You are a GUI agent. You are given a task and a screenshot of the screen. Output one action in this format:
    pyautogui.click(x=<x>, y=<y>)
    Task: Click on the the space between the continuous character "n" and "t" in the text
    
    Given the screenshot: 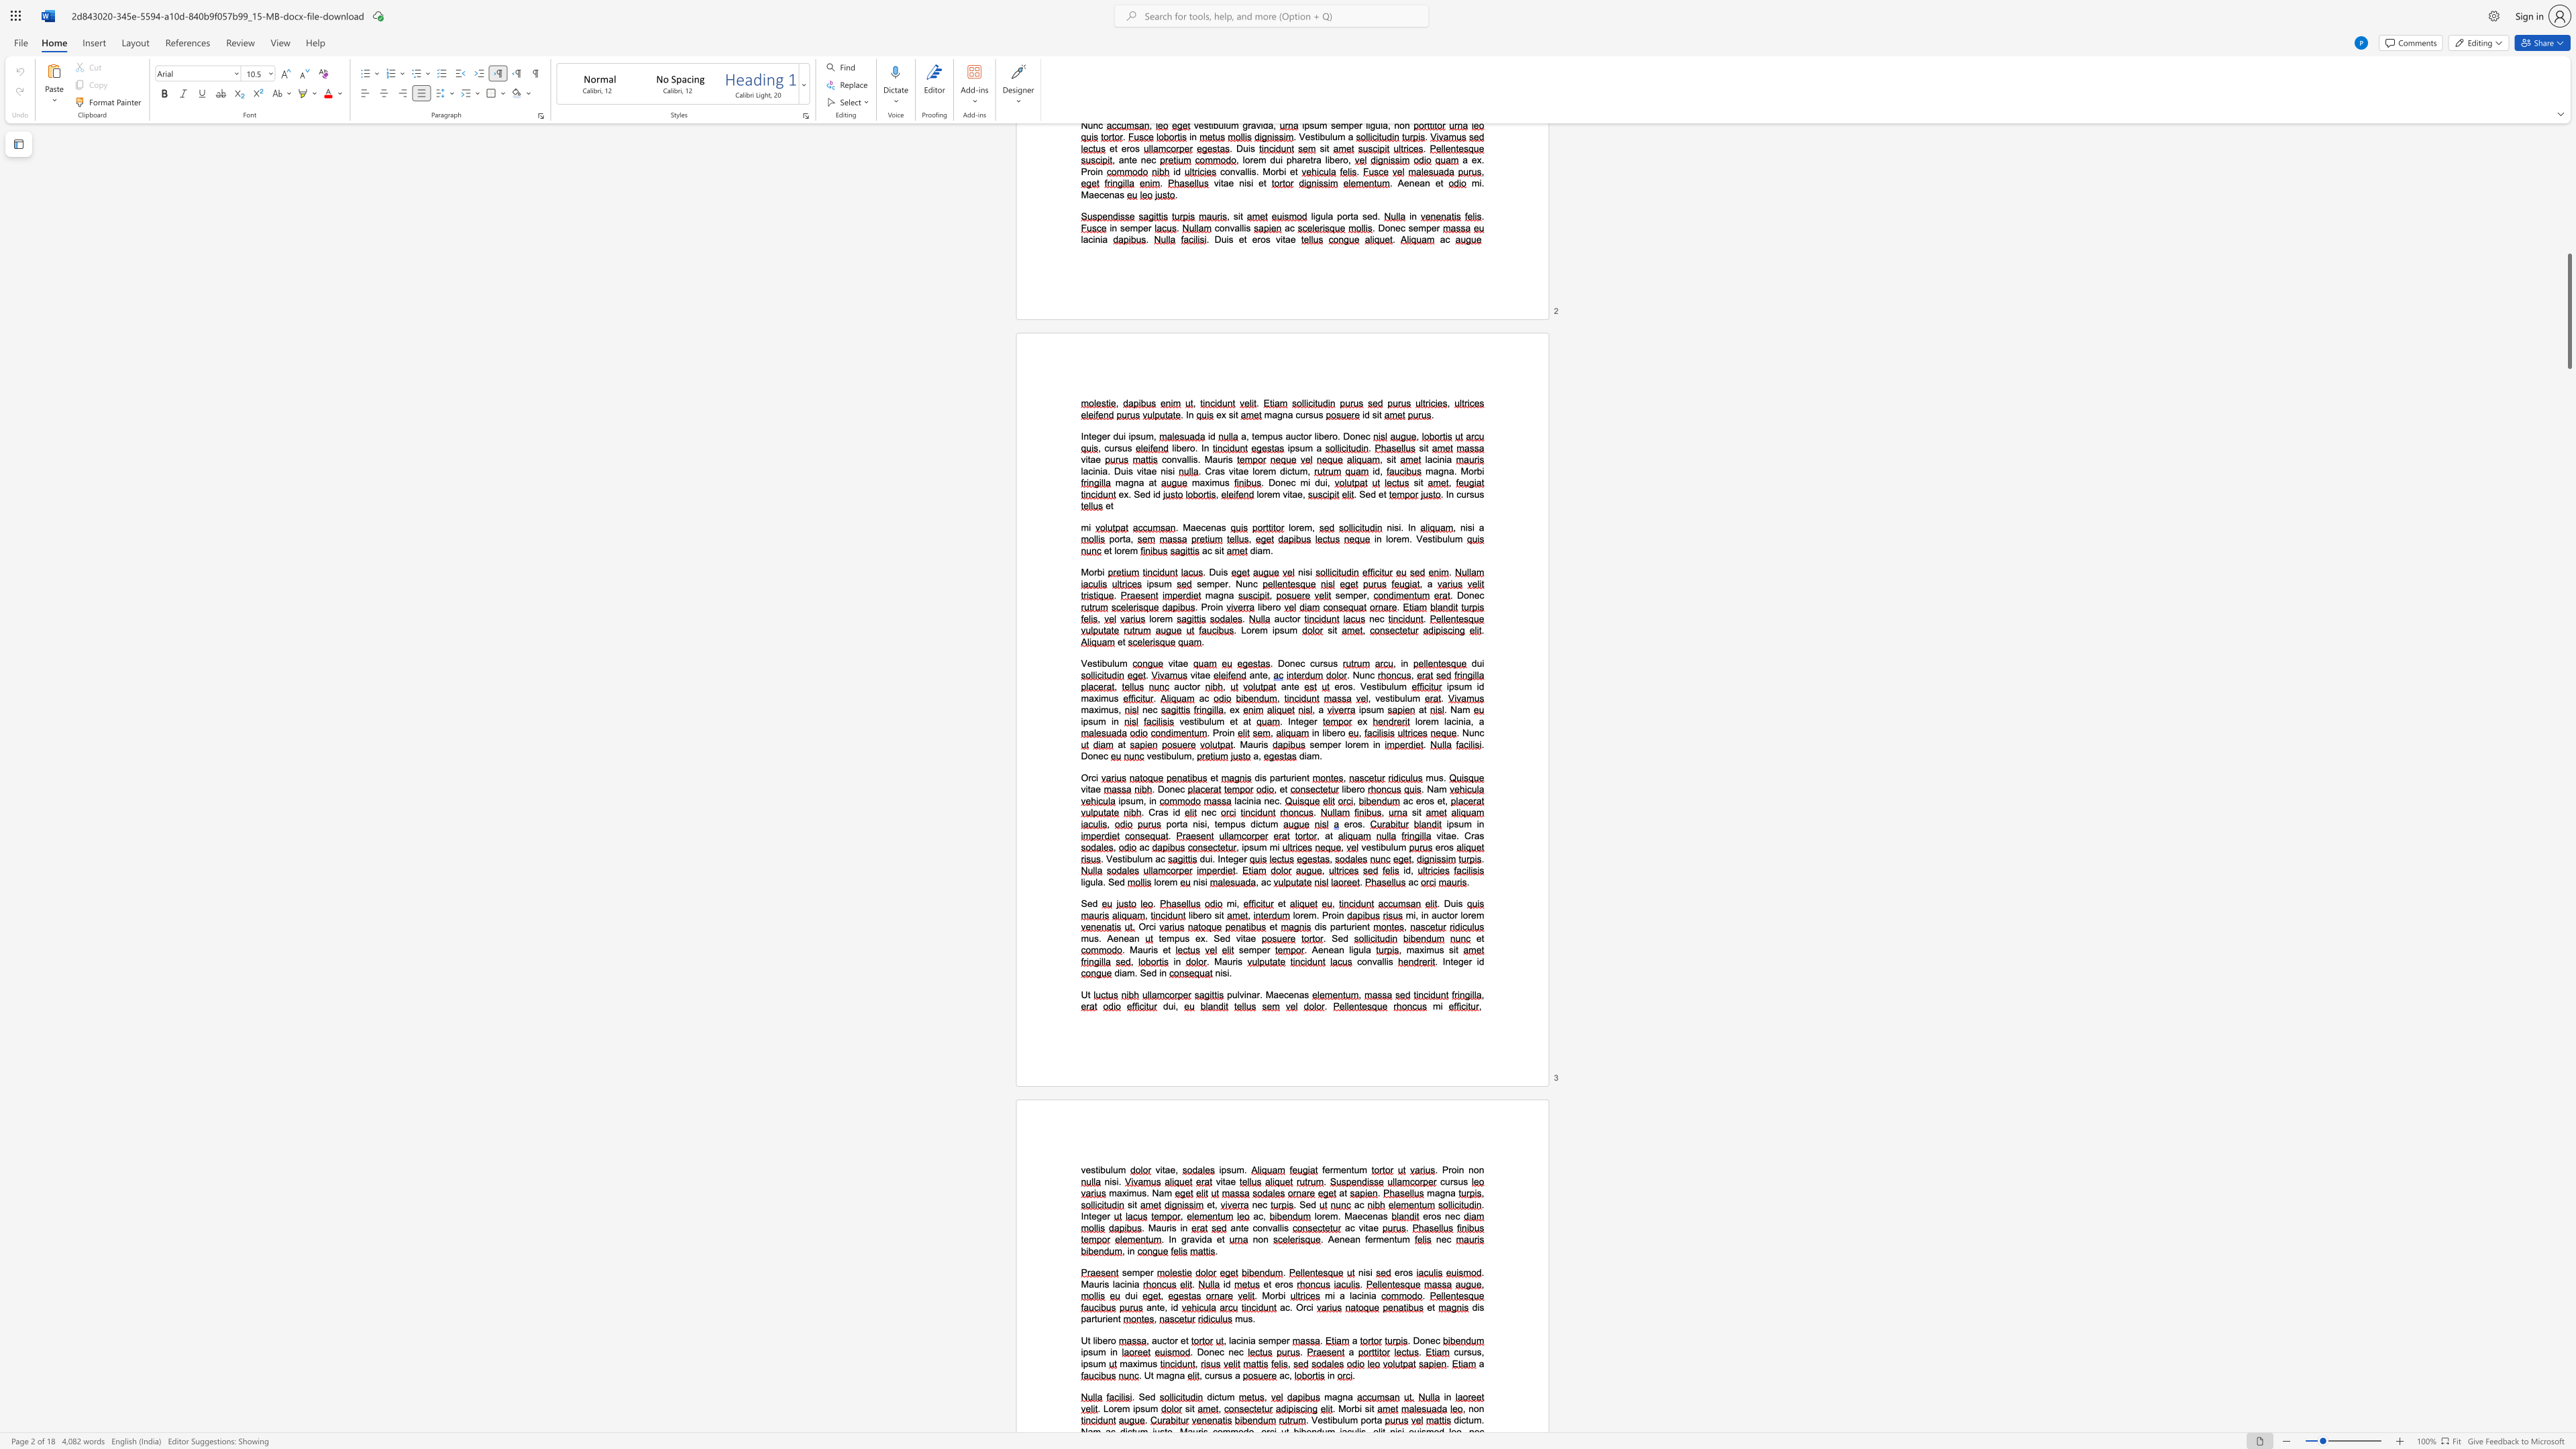 What is the action you would take?
    pyautogui.click(x=1238, y=1227)
    